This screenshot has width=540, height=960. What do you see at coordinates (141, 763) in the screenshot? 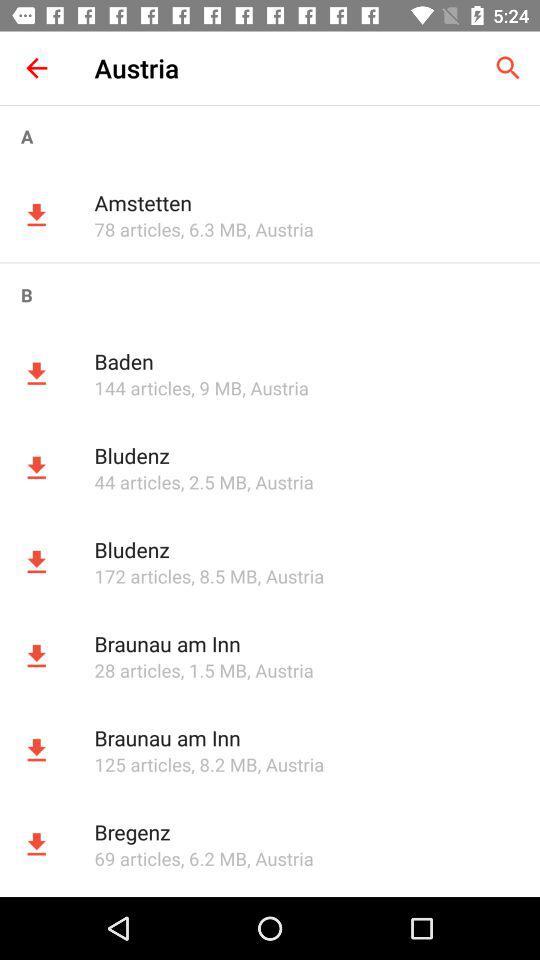
I see `item below the braunau am inn` at bounding box center [141, 763].